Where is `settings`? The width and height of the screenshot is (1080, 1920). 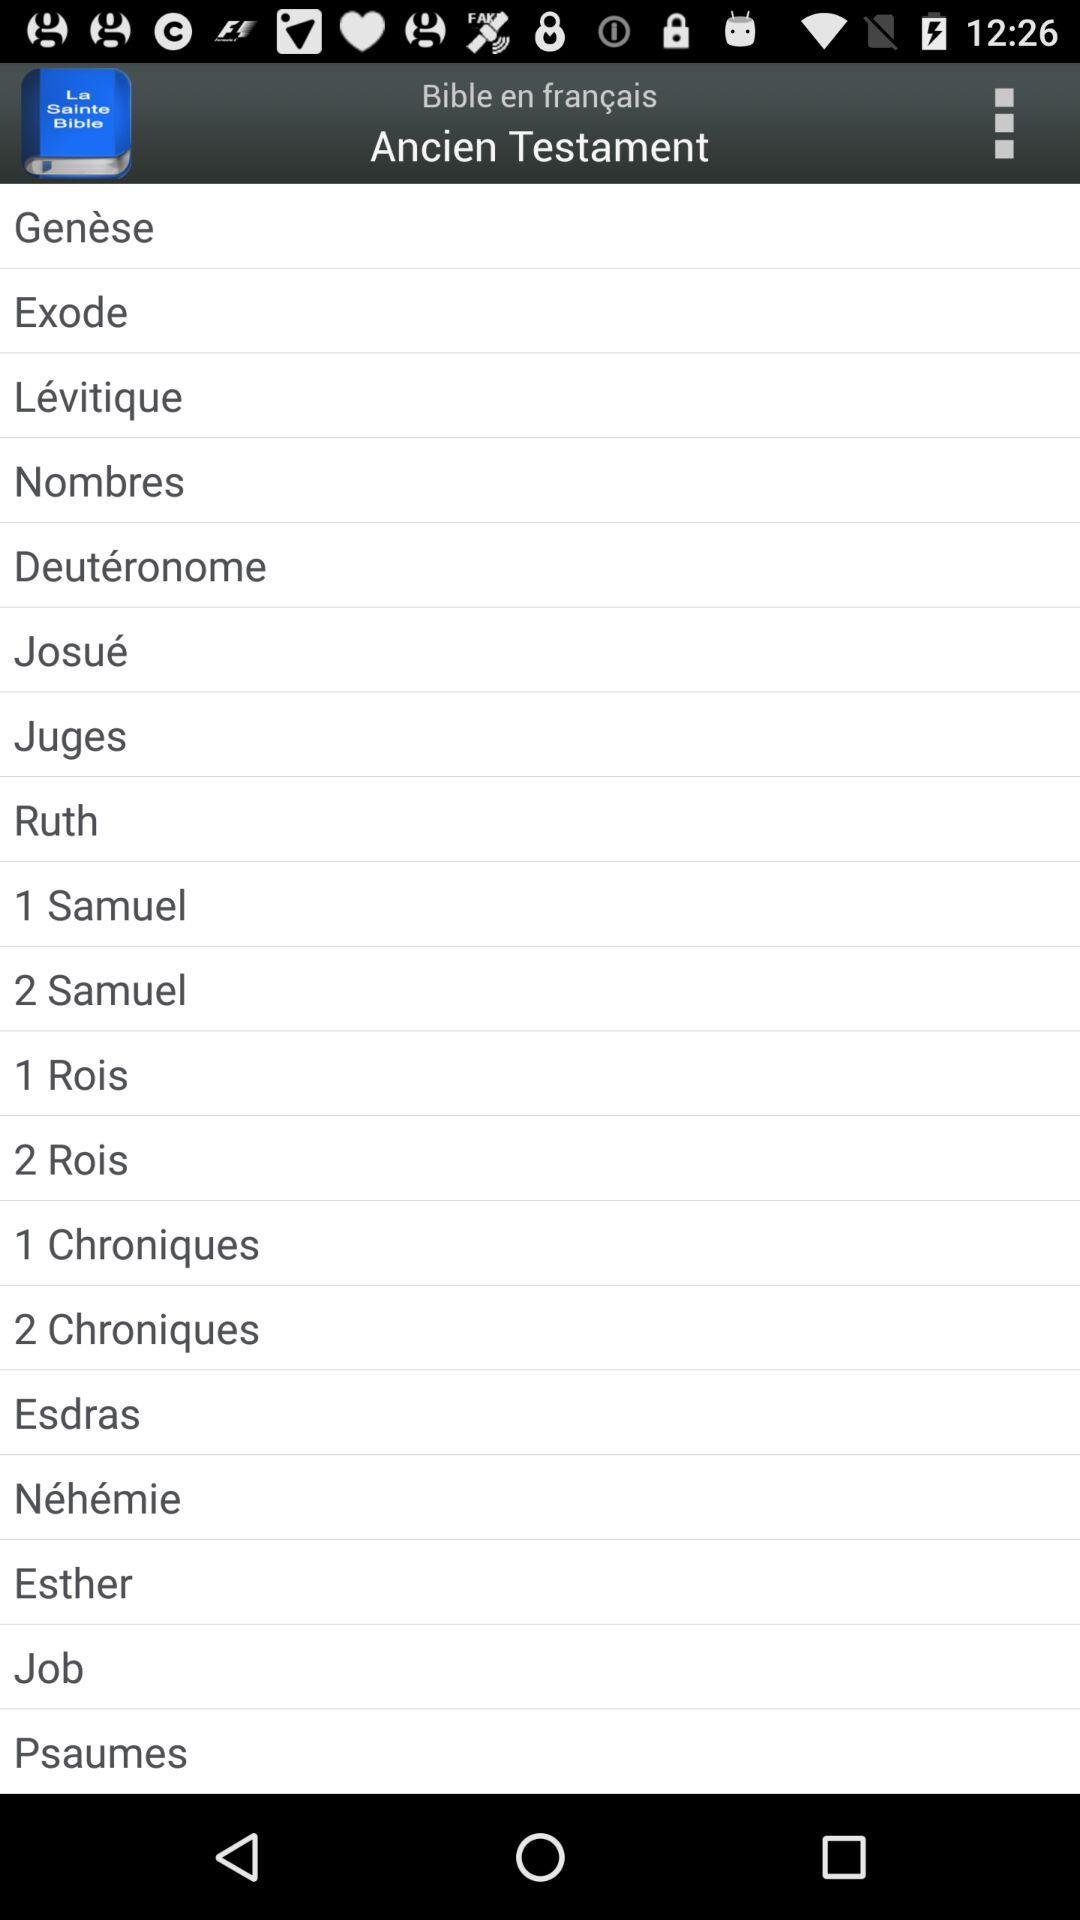
settings is located at coordinates (1003, 122).